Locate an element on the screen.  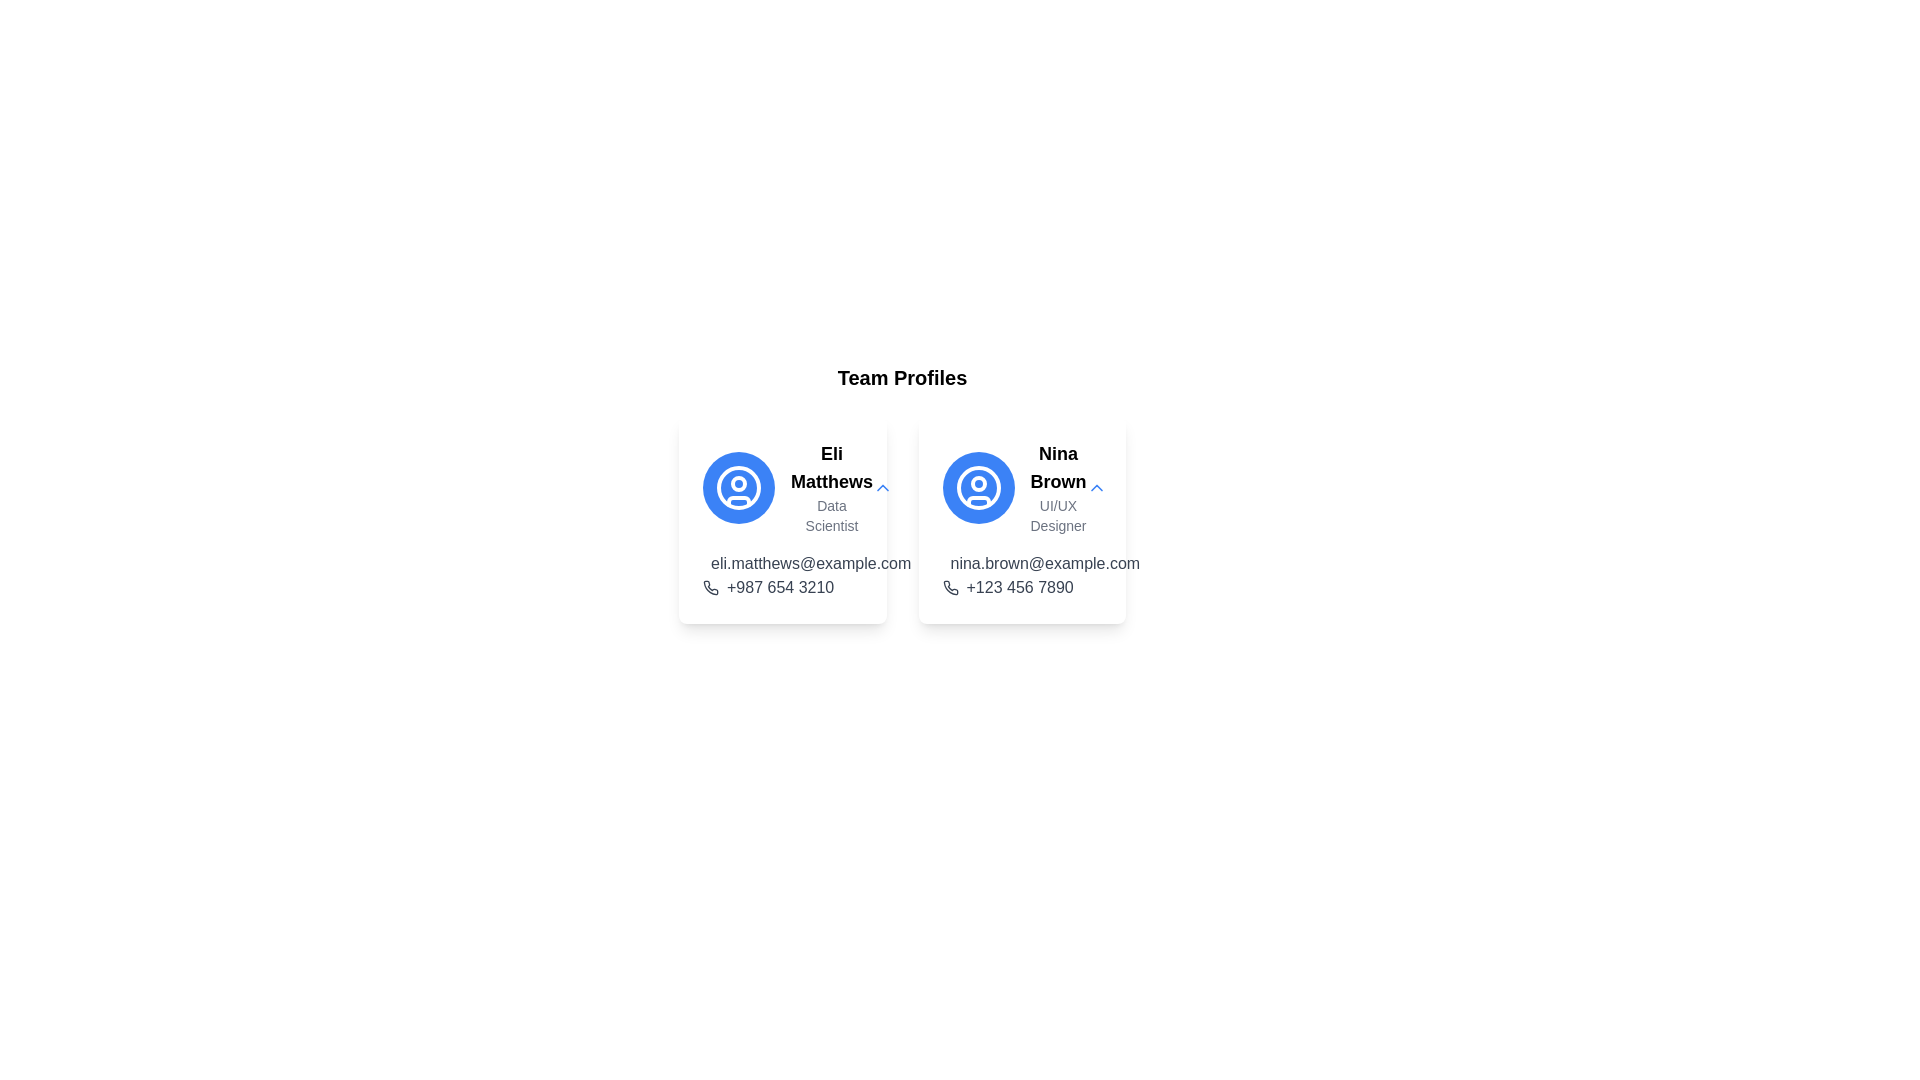
the triangular flap component of the mail icon associated with Eli Matthews's profile, located to the left of the email text 'matthews@example.com' is located at coordinates (715, 564).